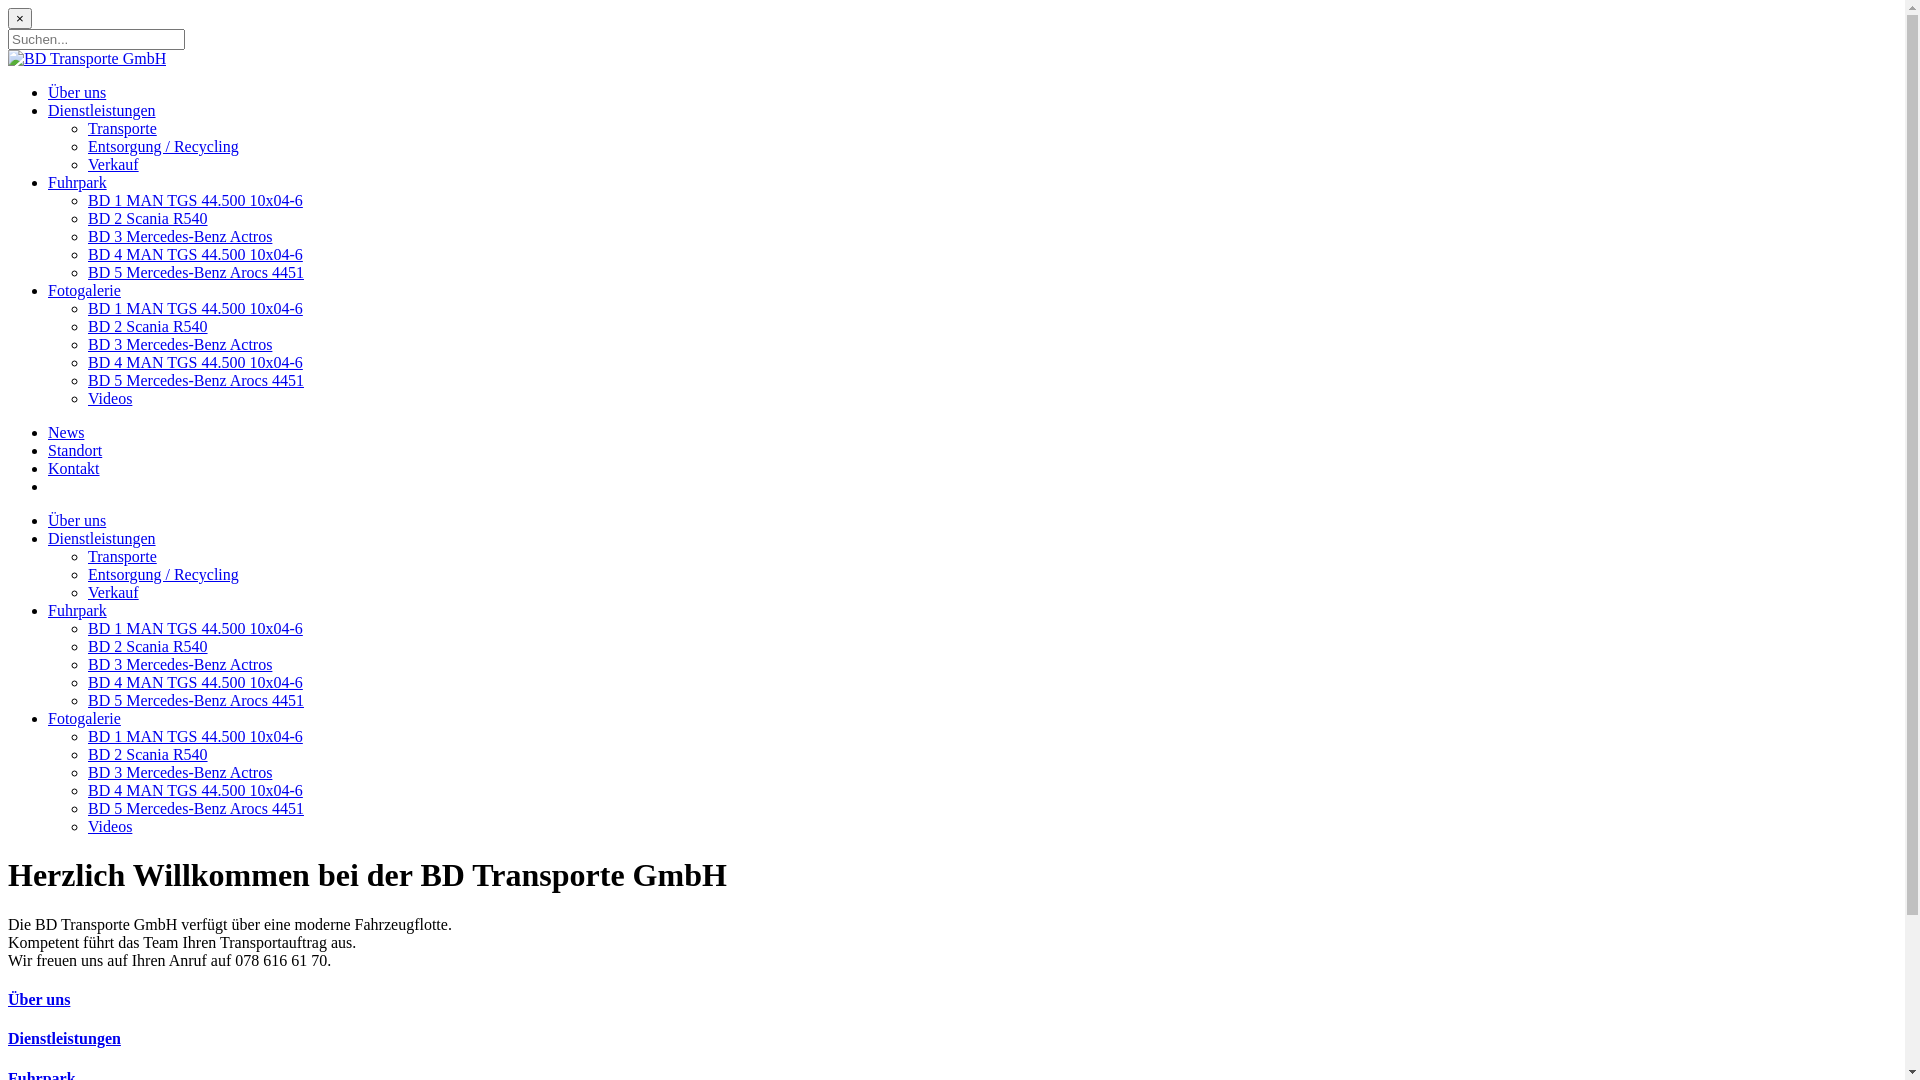  I want to click on 'BD 3 Mercedes-Benz Actros', so click(180, 343).